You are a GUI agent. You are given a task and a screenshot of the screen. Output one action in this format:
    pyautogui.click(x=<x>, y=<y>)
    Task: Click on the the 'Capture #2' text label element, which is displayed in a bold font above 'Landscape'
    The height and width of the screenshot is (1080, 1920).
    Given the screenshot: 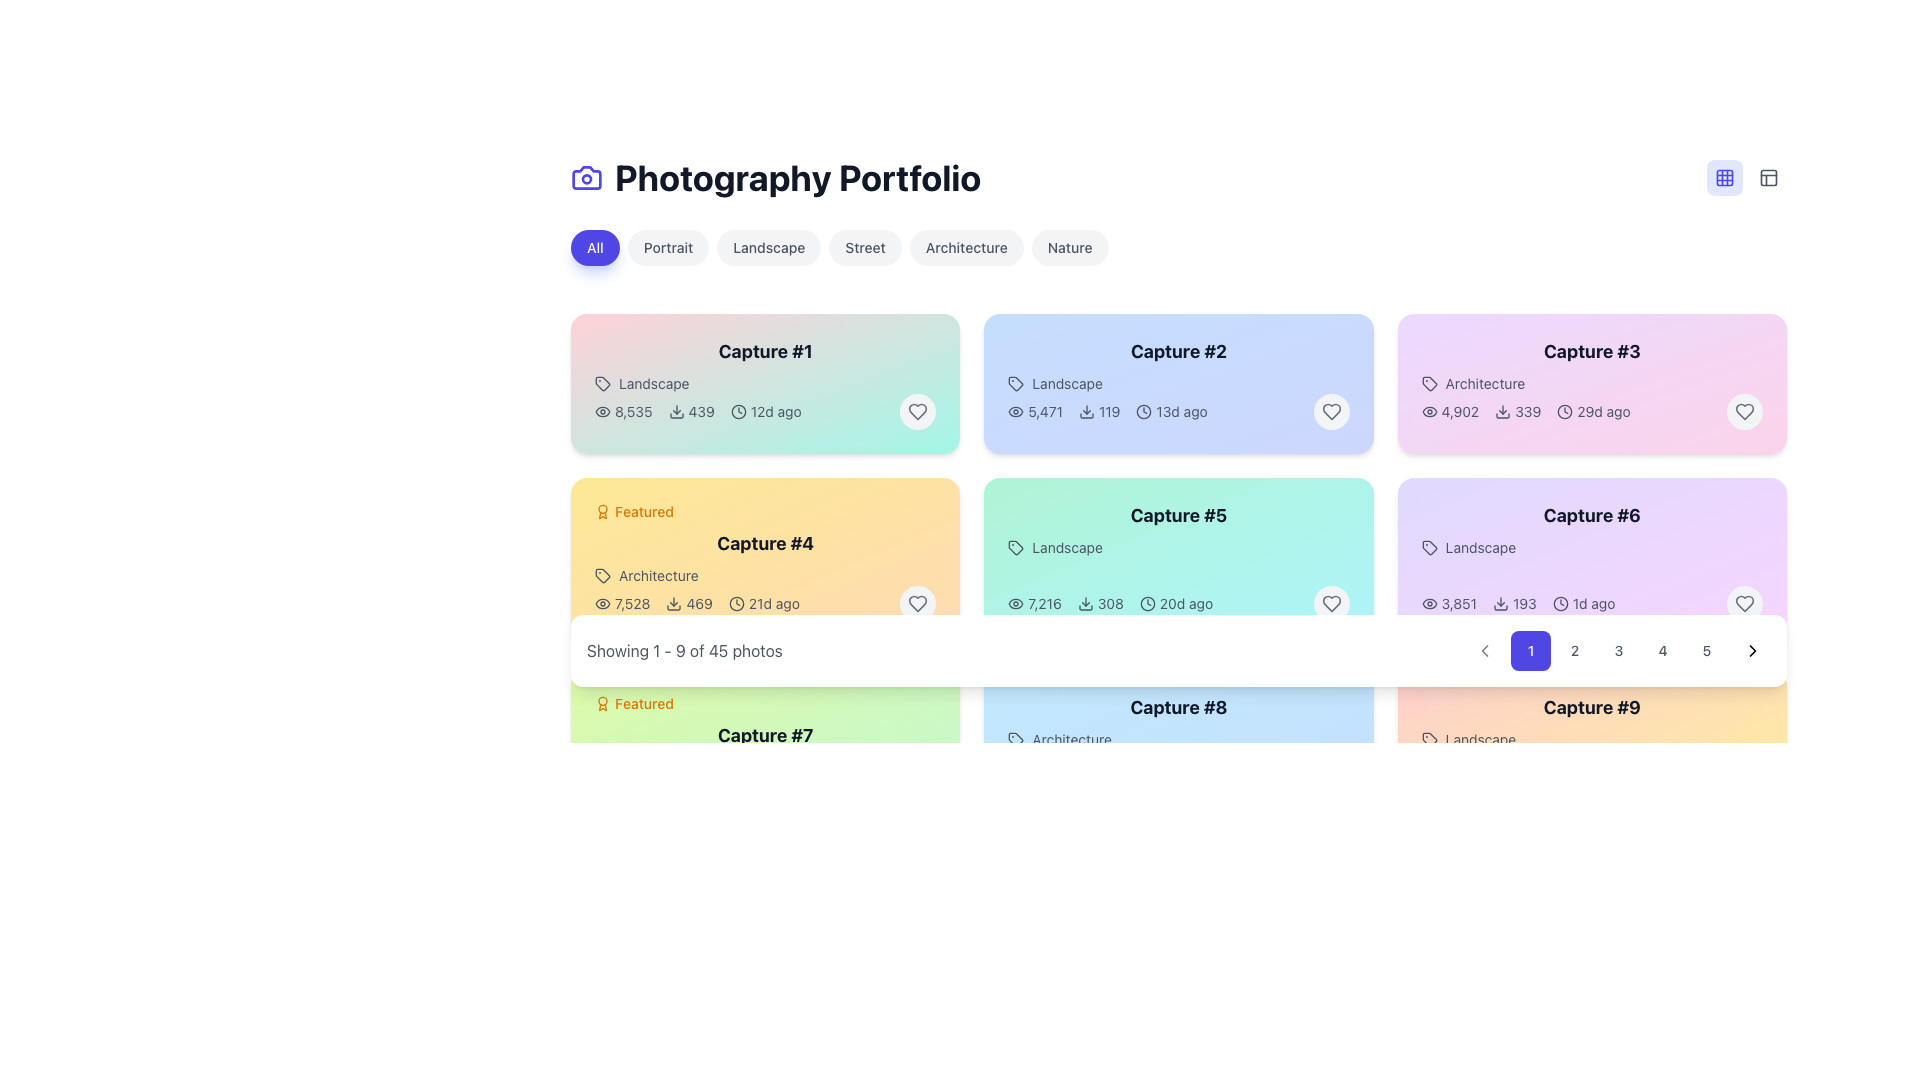 What is the action you would take?
    pyautogui.click(x=1179, y=366)
    